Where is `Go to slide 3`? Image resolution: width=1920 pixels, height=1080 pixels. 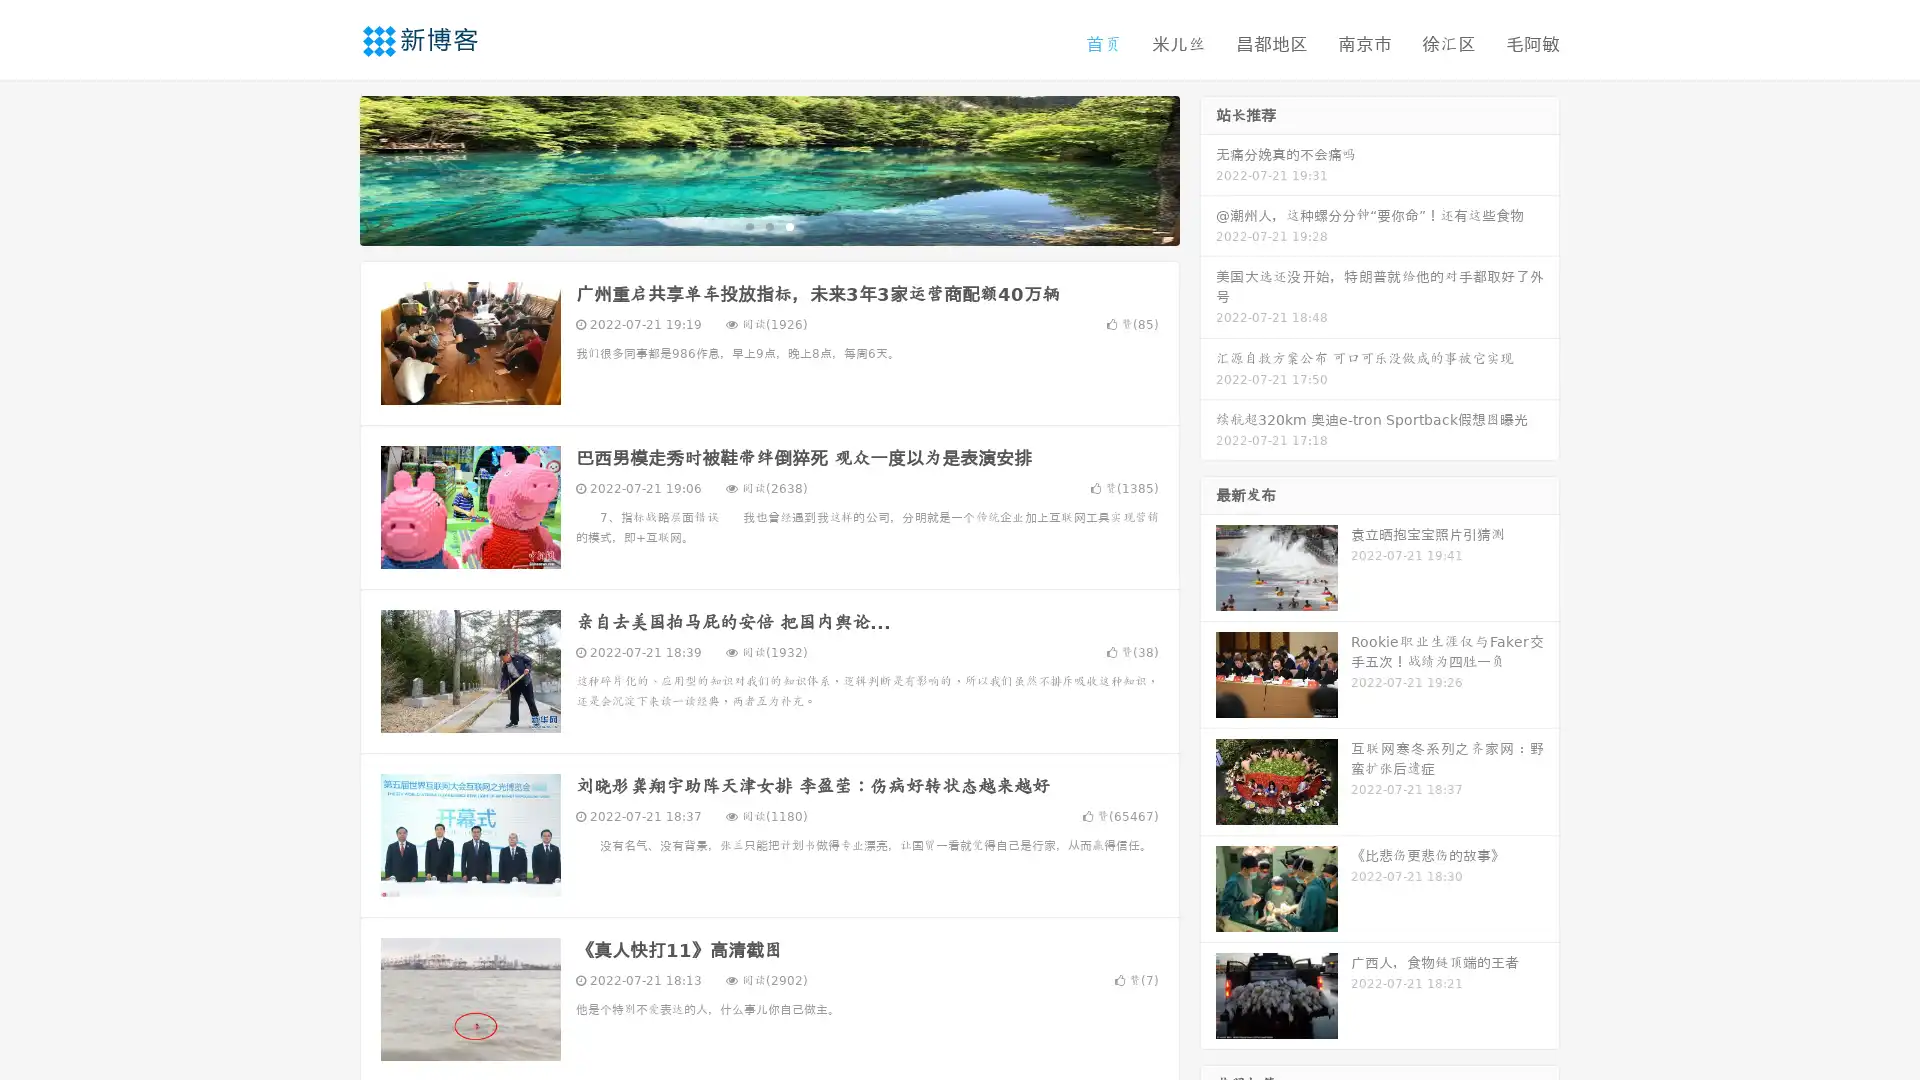
Go to slide 3 is located at coordinates (789, 225).